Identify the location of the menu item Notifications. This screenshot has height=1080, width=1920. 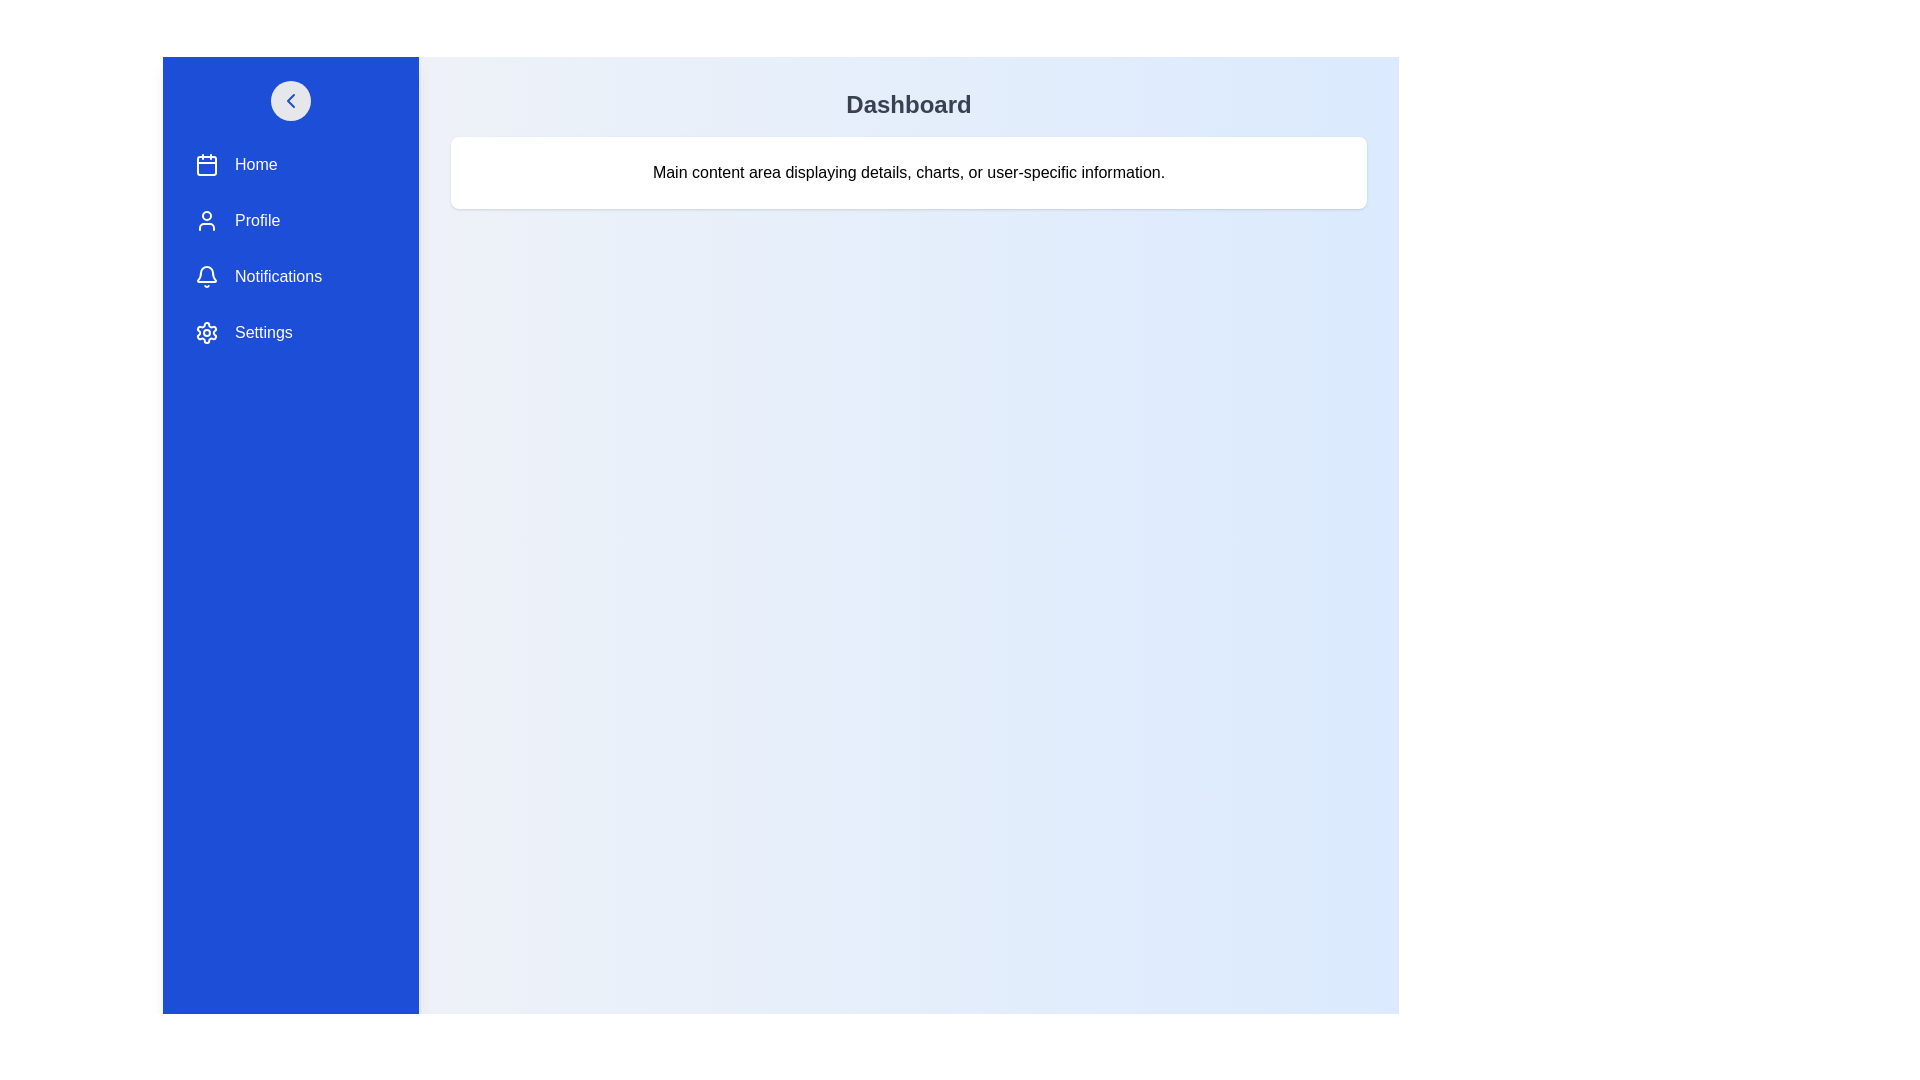
(290, 277).